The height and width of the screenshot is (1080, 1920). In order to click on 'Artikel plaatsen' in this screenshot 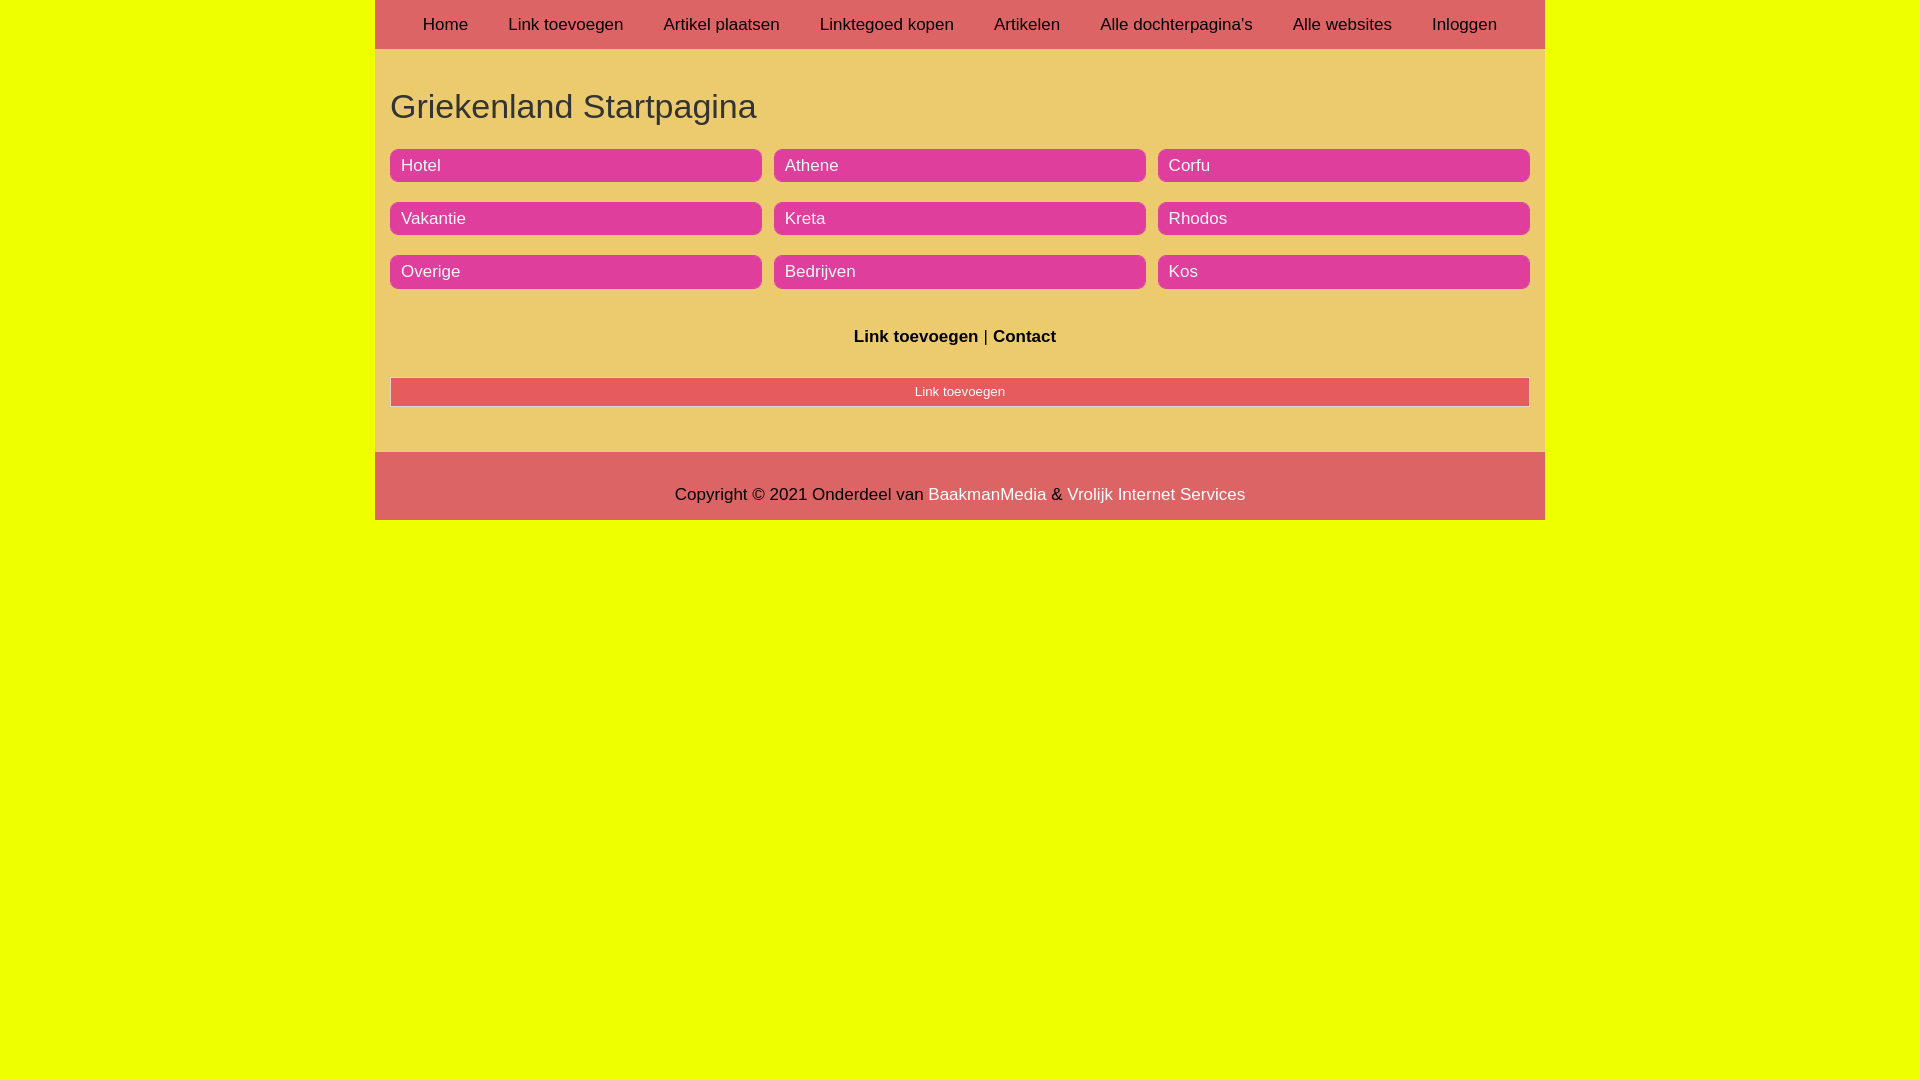, I will do `click(720, 24)`.